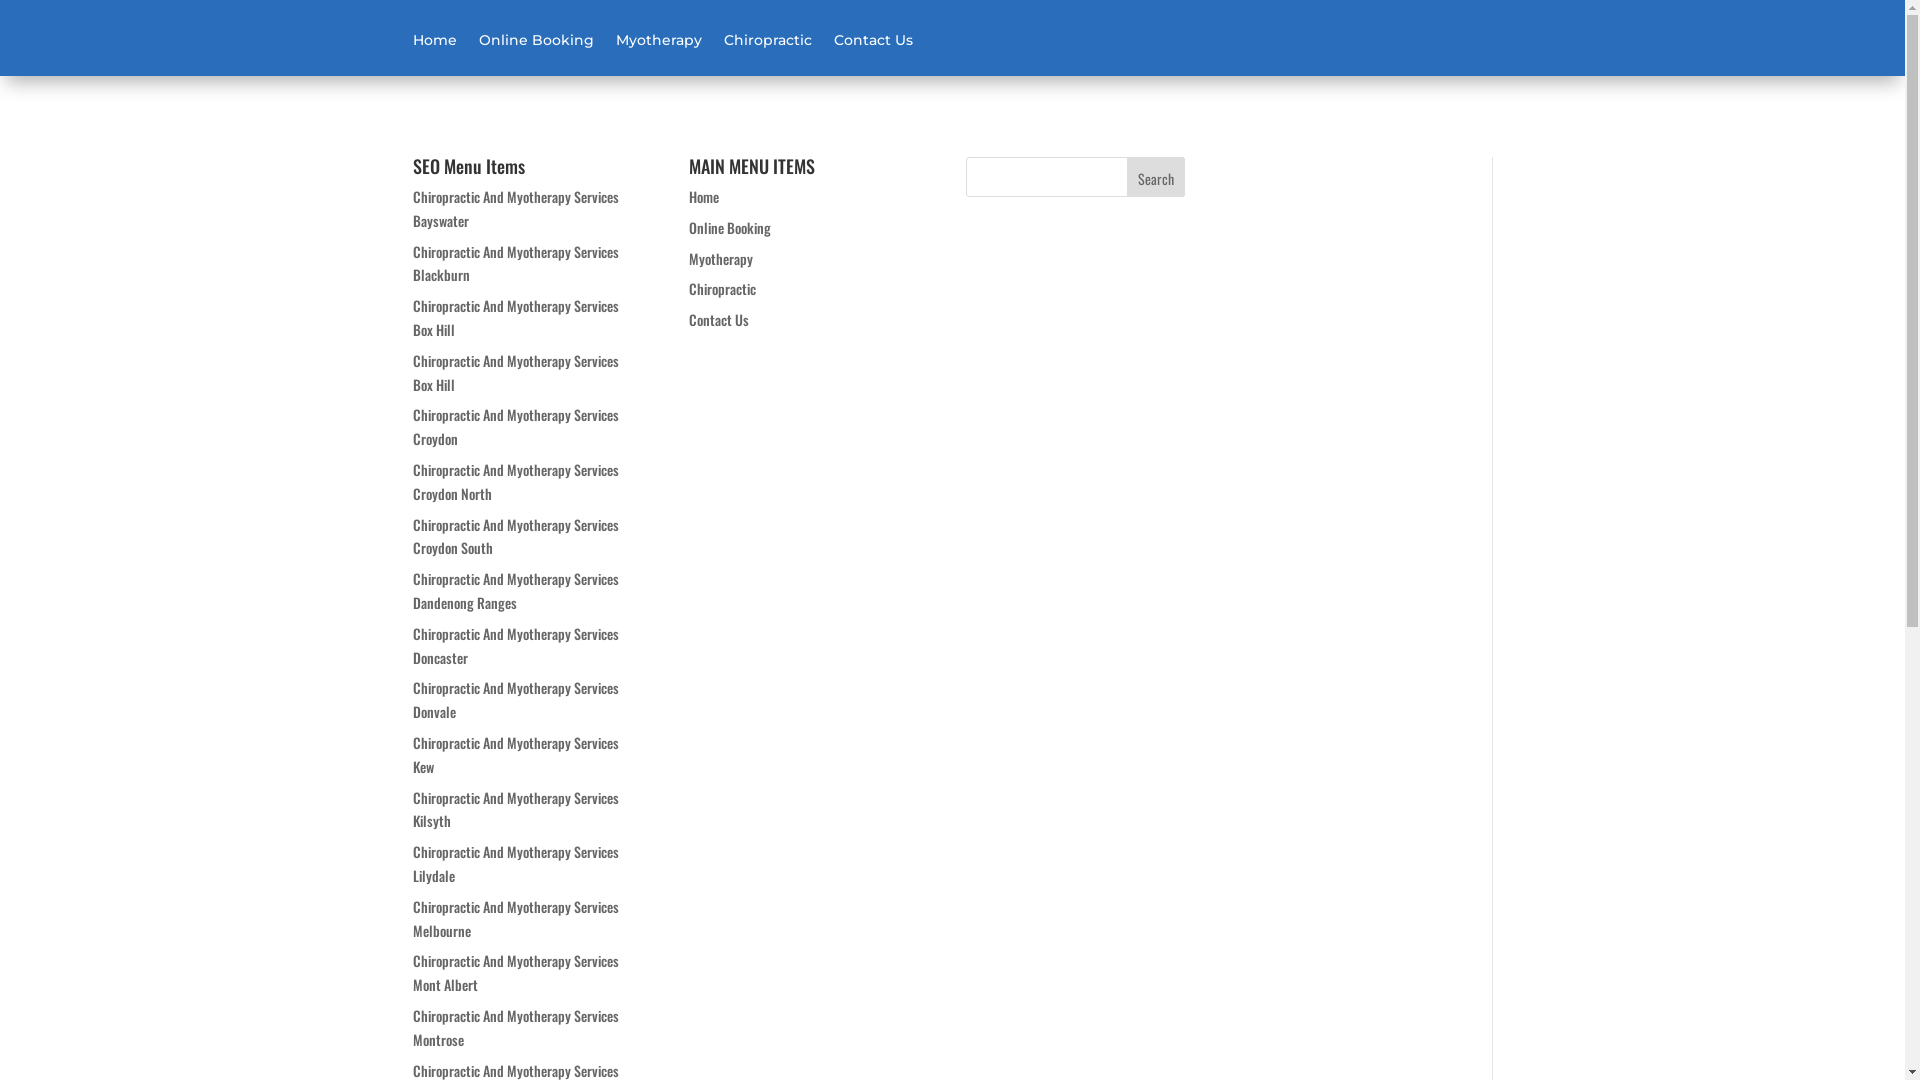 The height and width of the screenshot is (1080, 1920). Describe the element at coordinates (704, 196) in the screenshot. I see `'Home'` at that location.